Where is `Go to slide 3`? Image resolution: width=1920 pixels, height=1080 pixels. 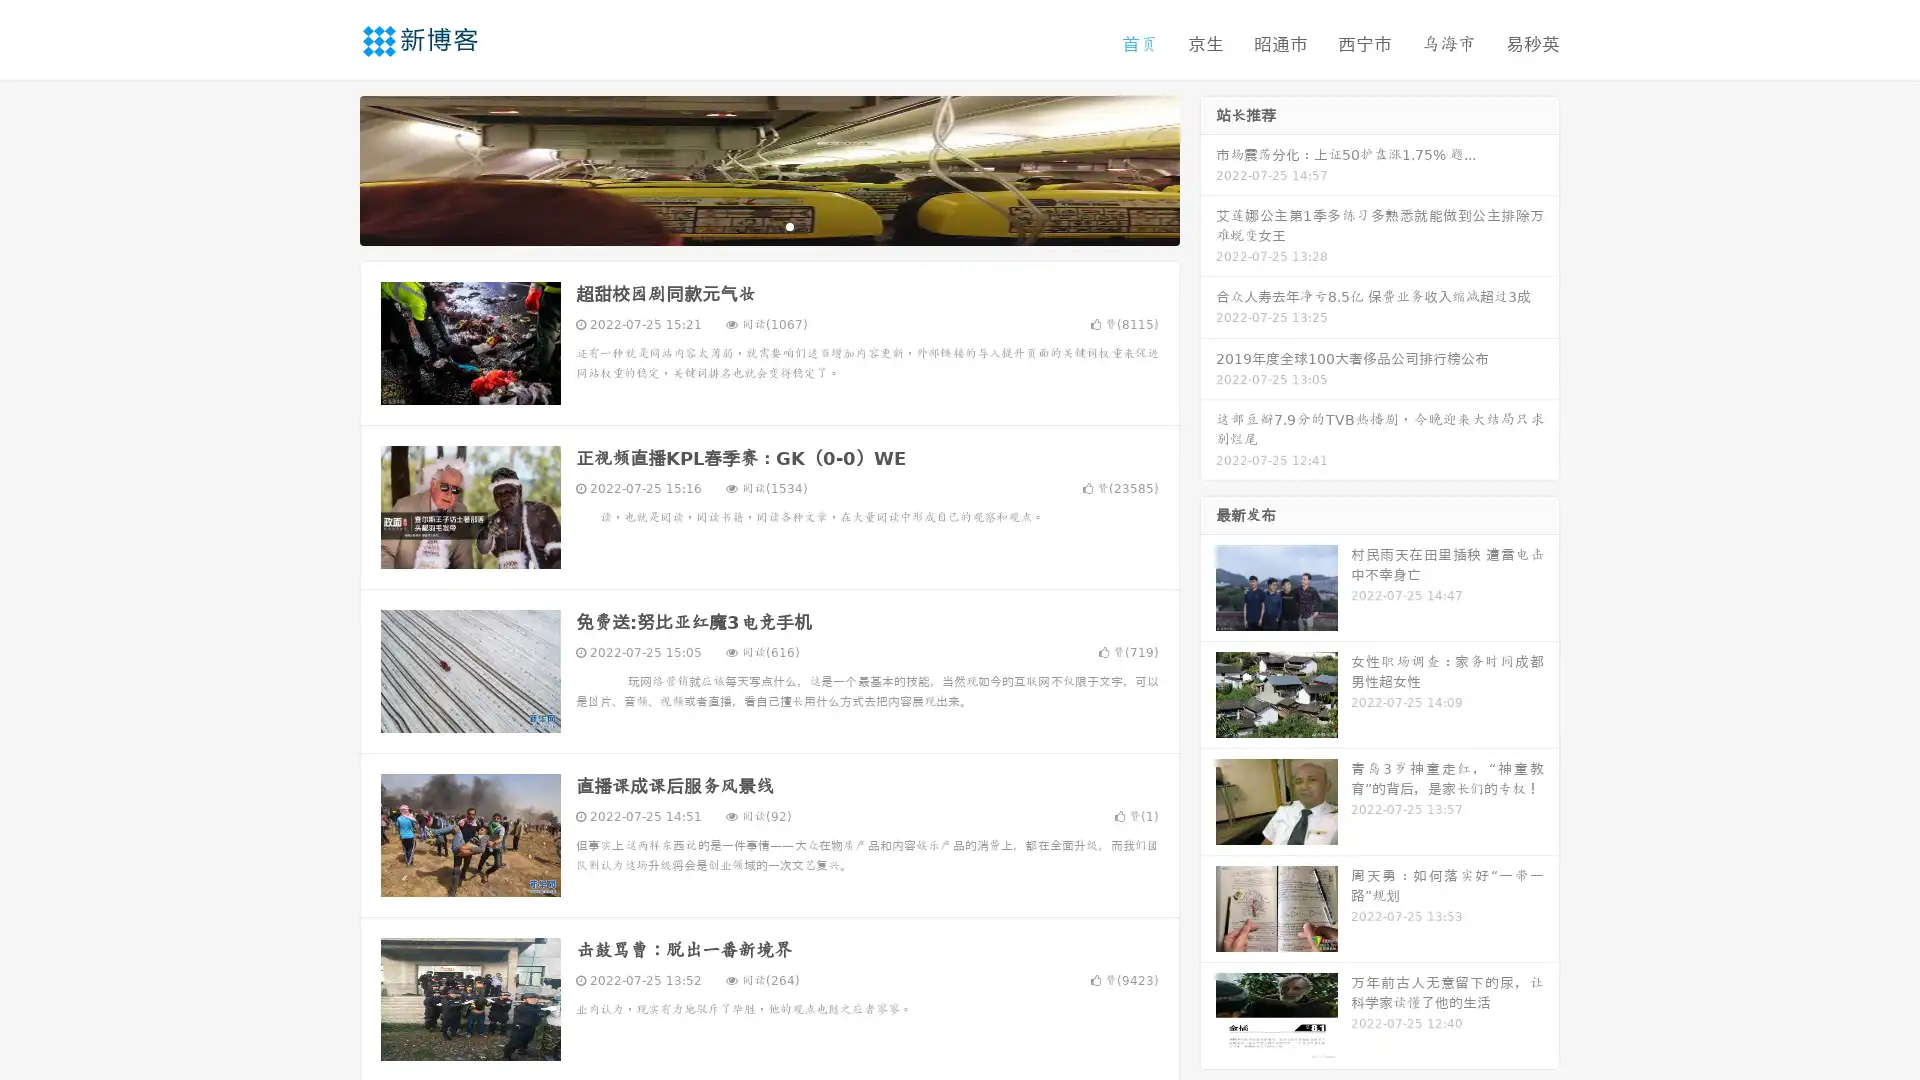
Go to slide 3 is located at coordinates (789, 225).